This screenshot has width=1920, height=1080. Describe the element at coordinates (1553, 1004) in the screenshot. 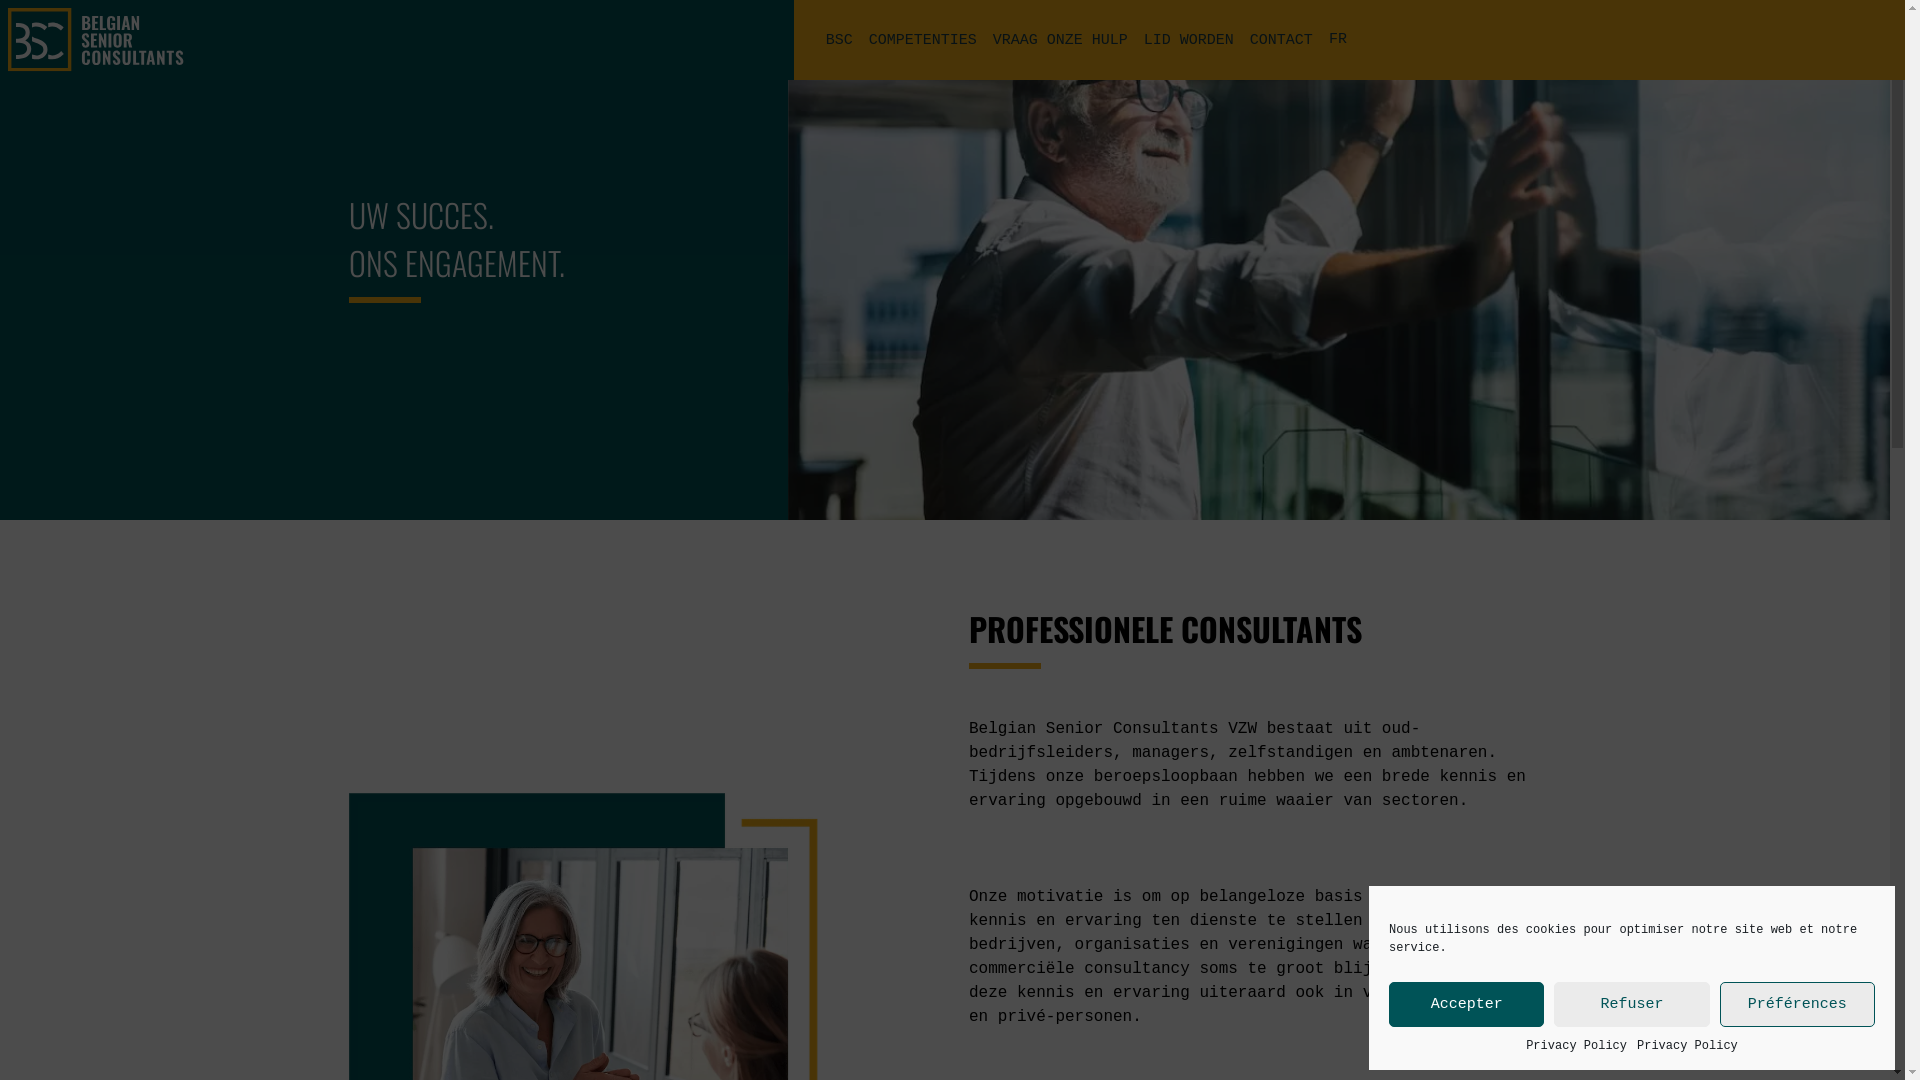

I see `'Refuser'` at that location.